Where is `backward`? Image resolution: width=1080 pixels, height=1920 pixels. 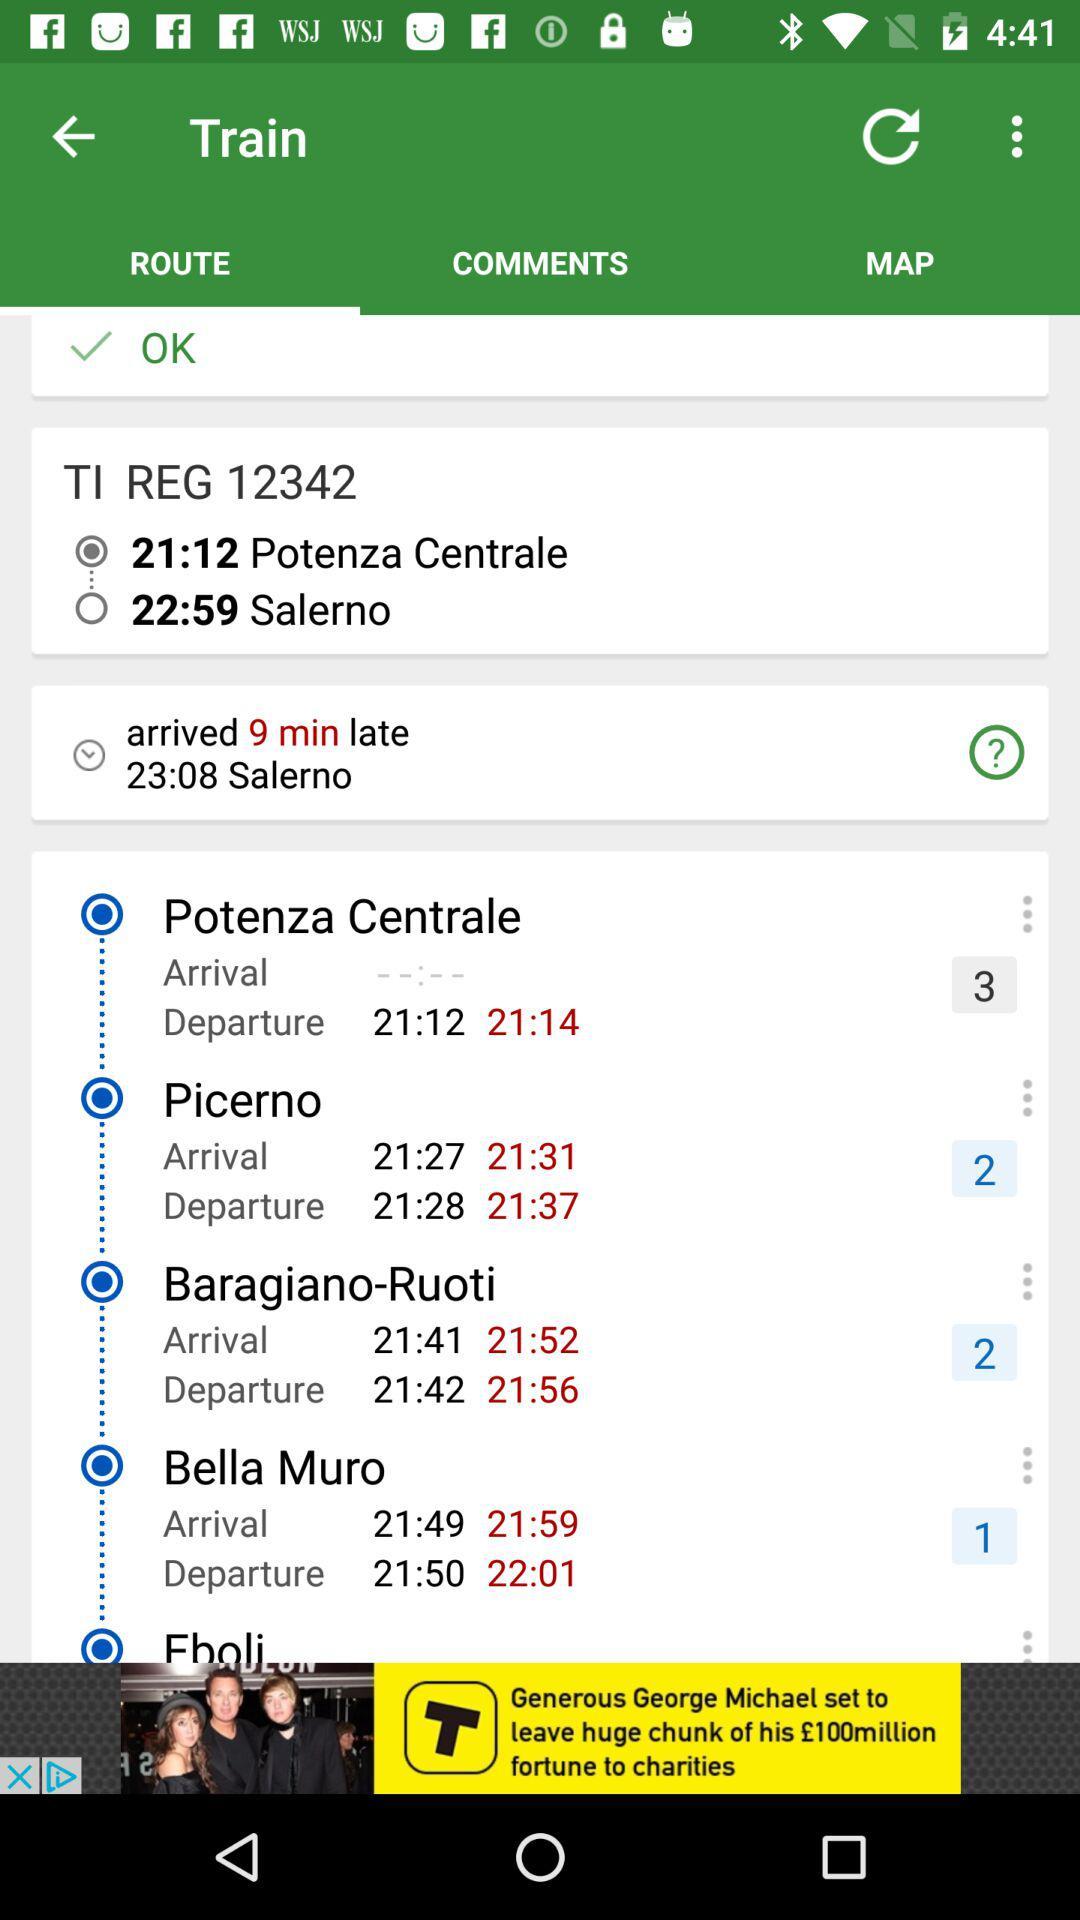 backward is located at coordinates (88, 135).